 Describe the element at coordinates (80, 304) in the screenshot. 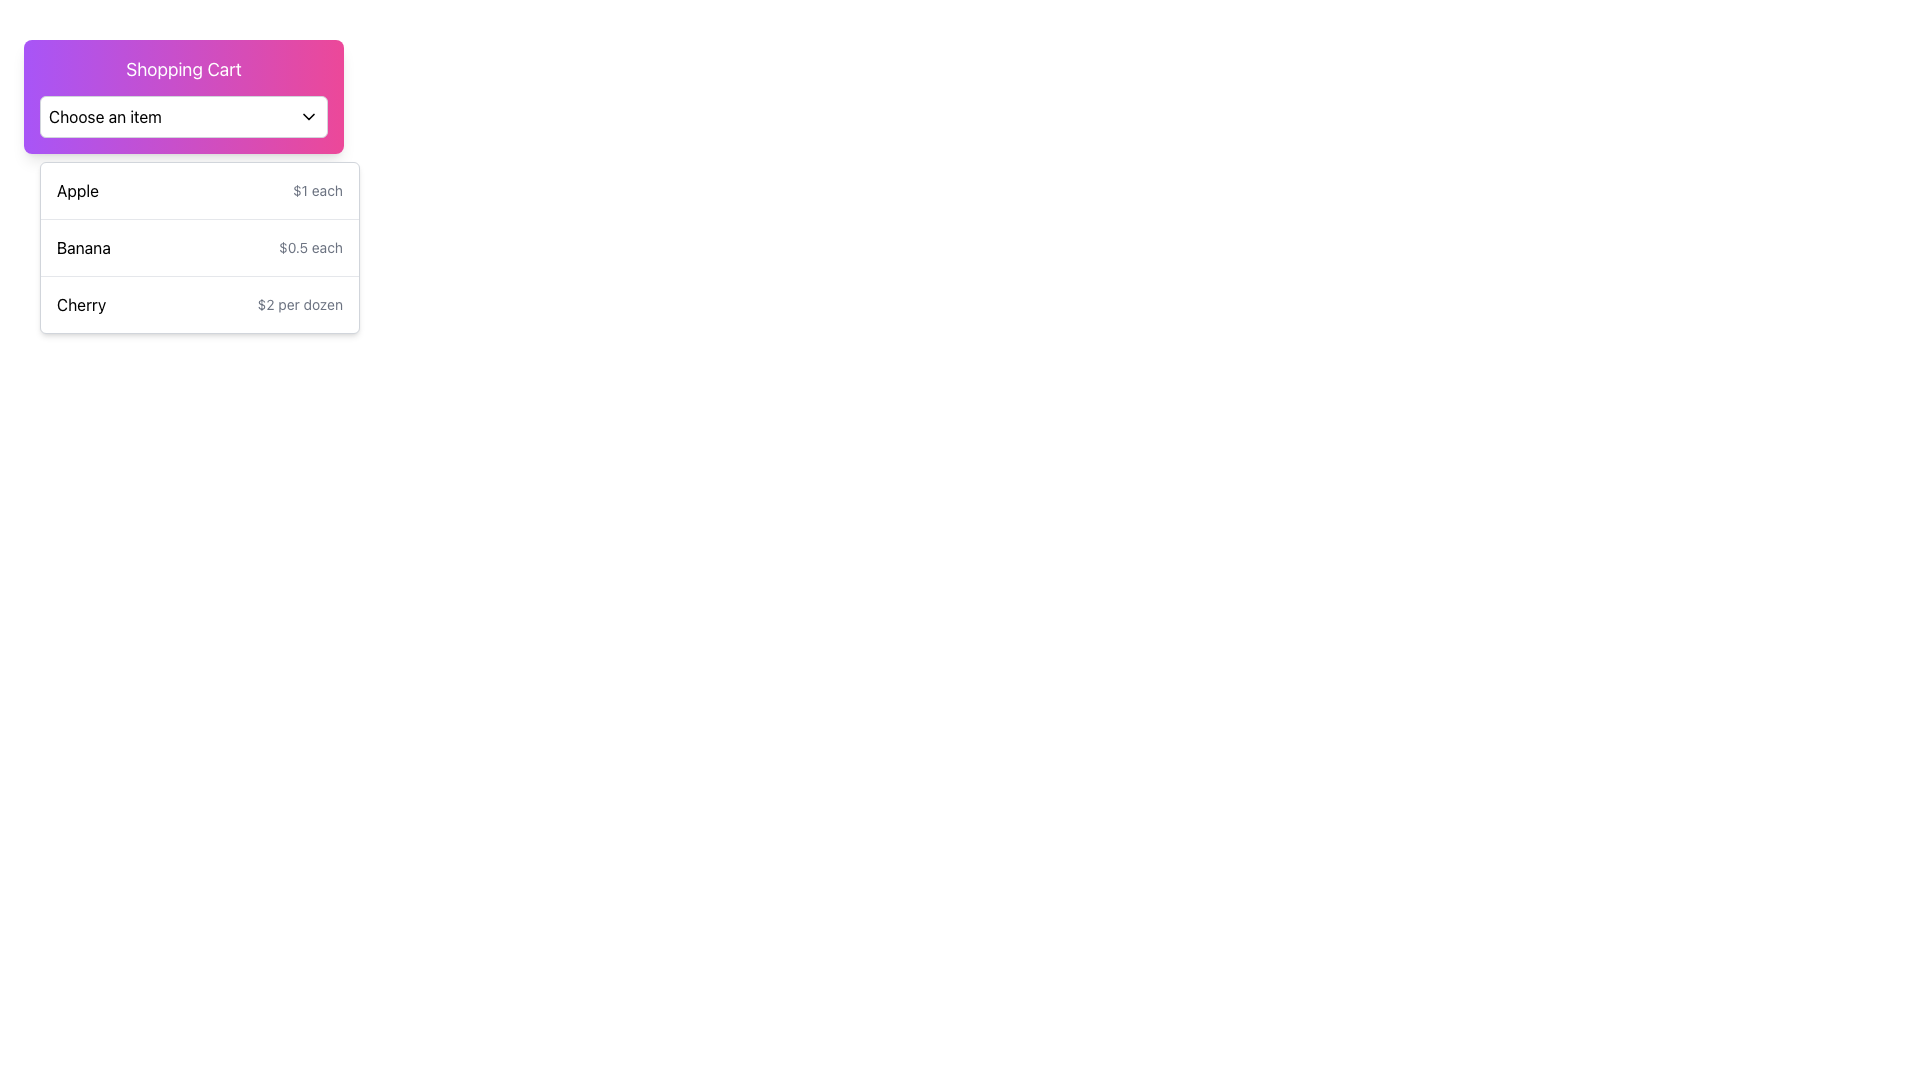

I see `the label displaying the text 'Cherry' in bold black font, located in the third entry of the vertical list under the 'Shopping Cart' dropdown menu` at that location.